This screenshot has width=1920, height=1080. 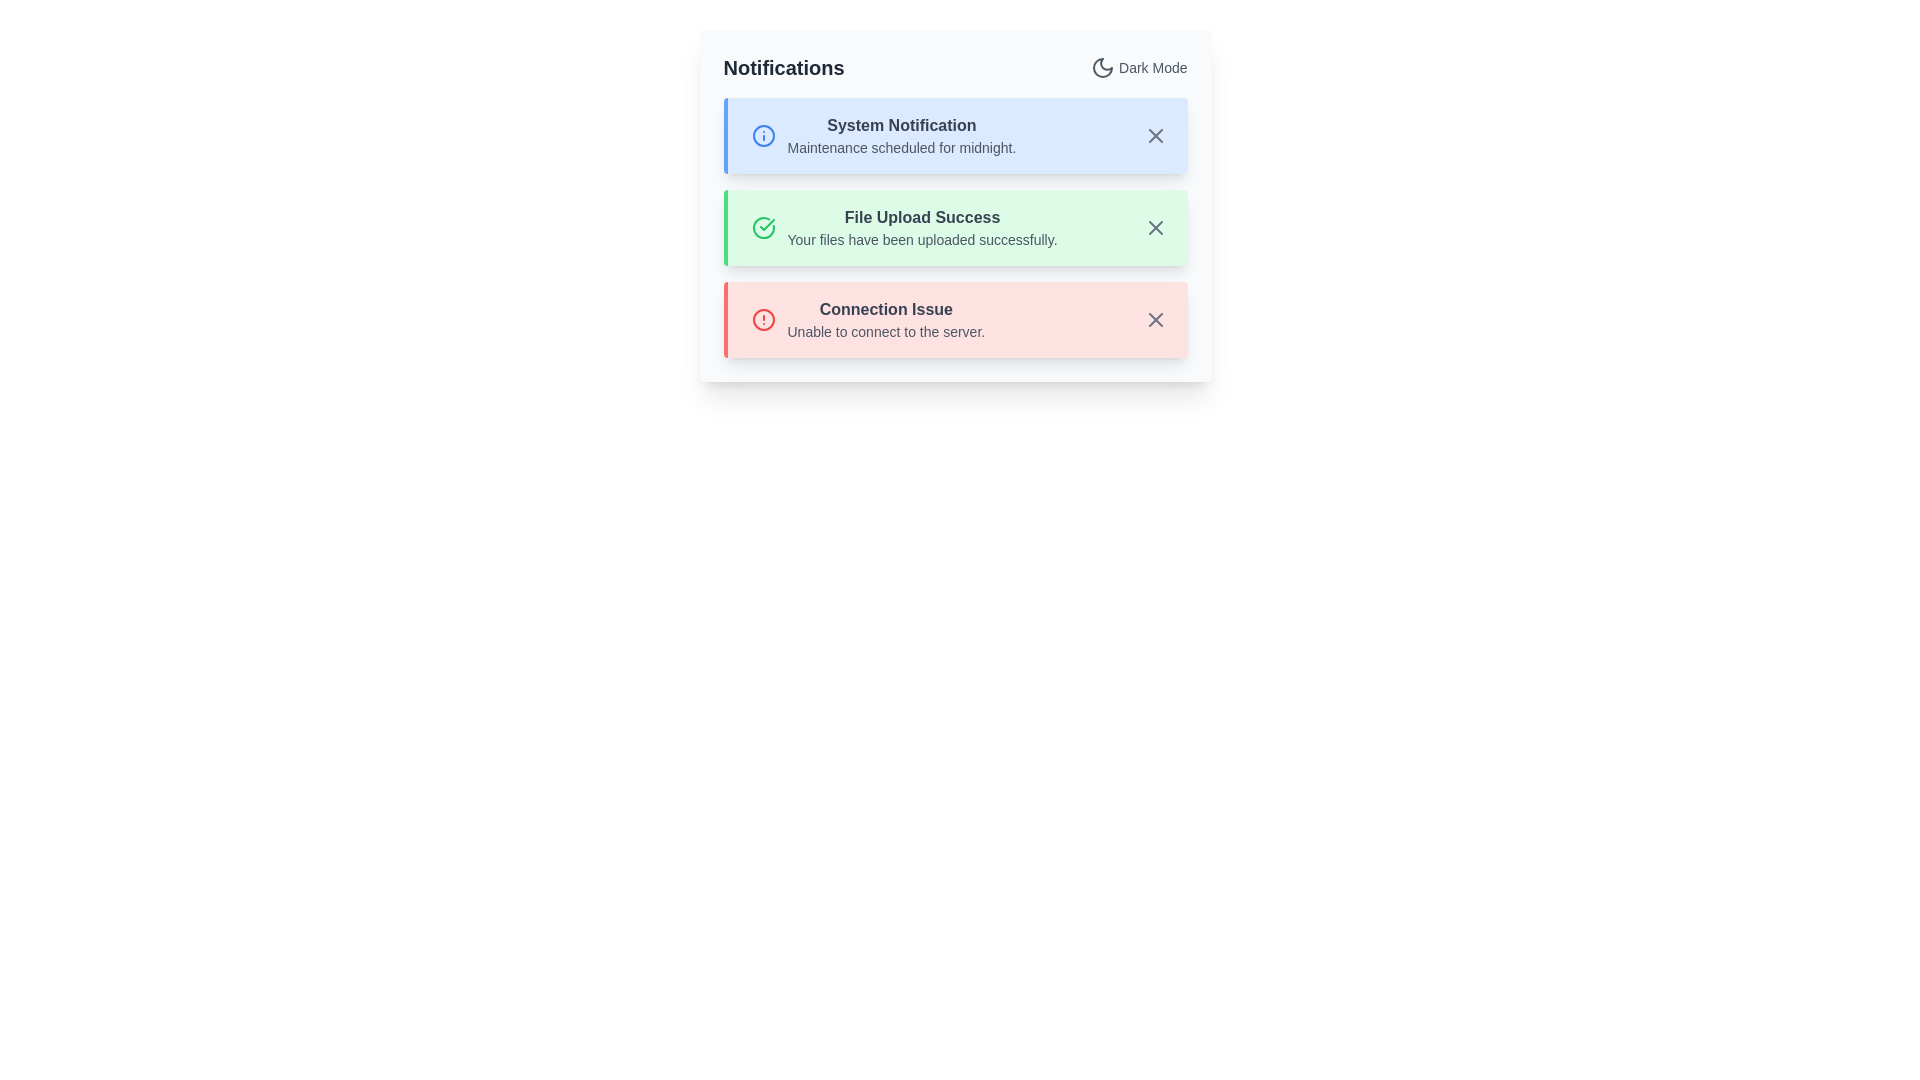 What do you see at coordinates (1102, 67) in the screenshot?
I see `the moon-shaped icon with a hollow center and gray stroke outline, which is located next to the 'Dark Mode' text label in the top right corner of the layout` at bounding box center [1102, 67].